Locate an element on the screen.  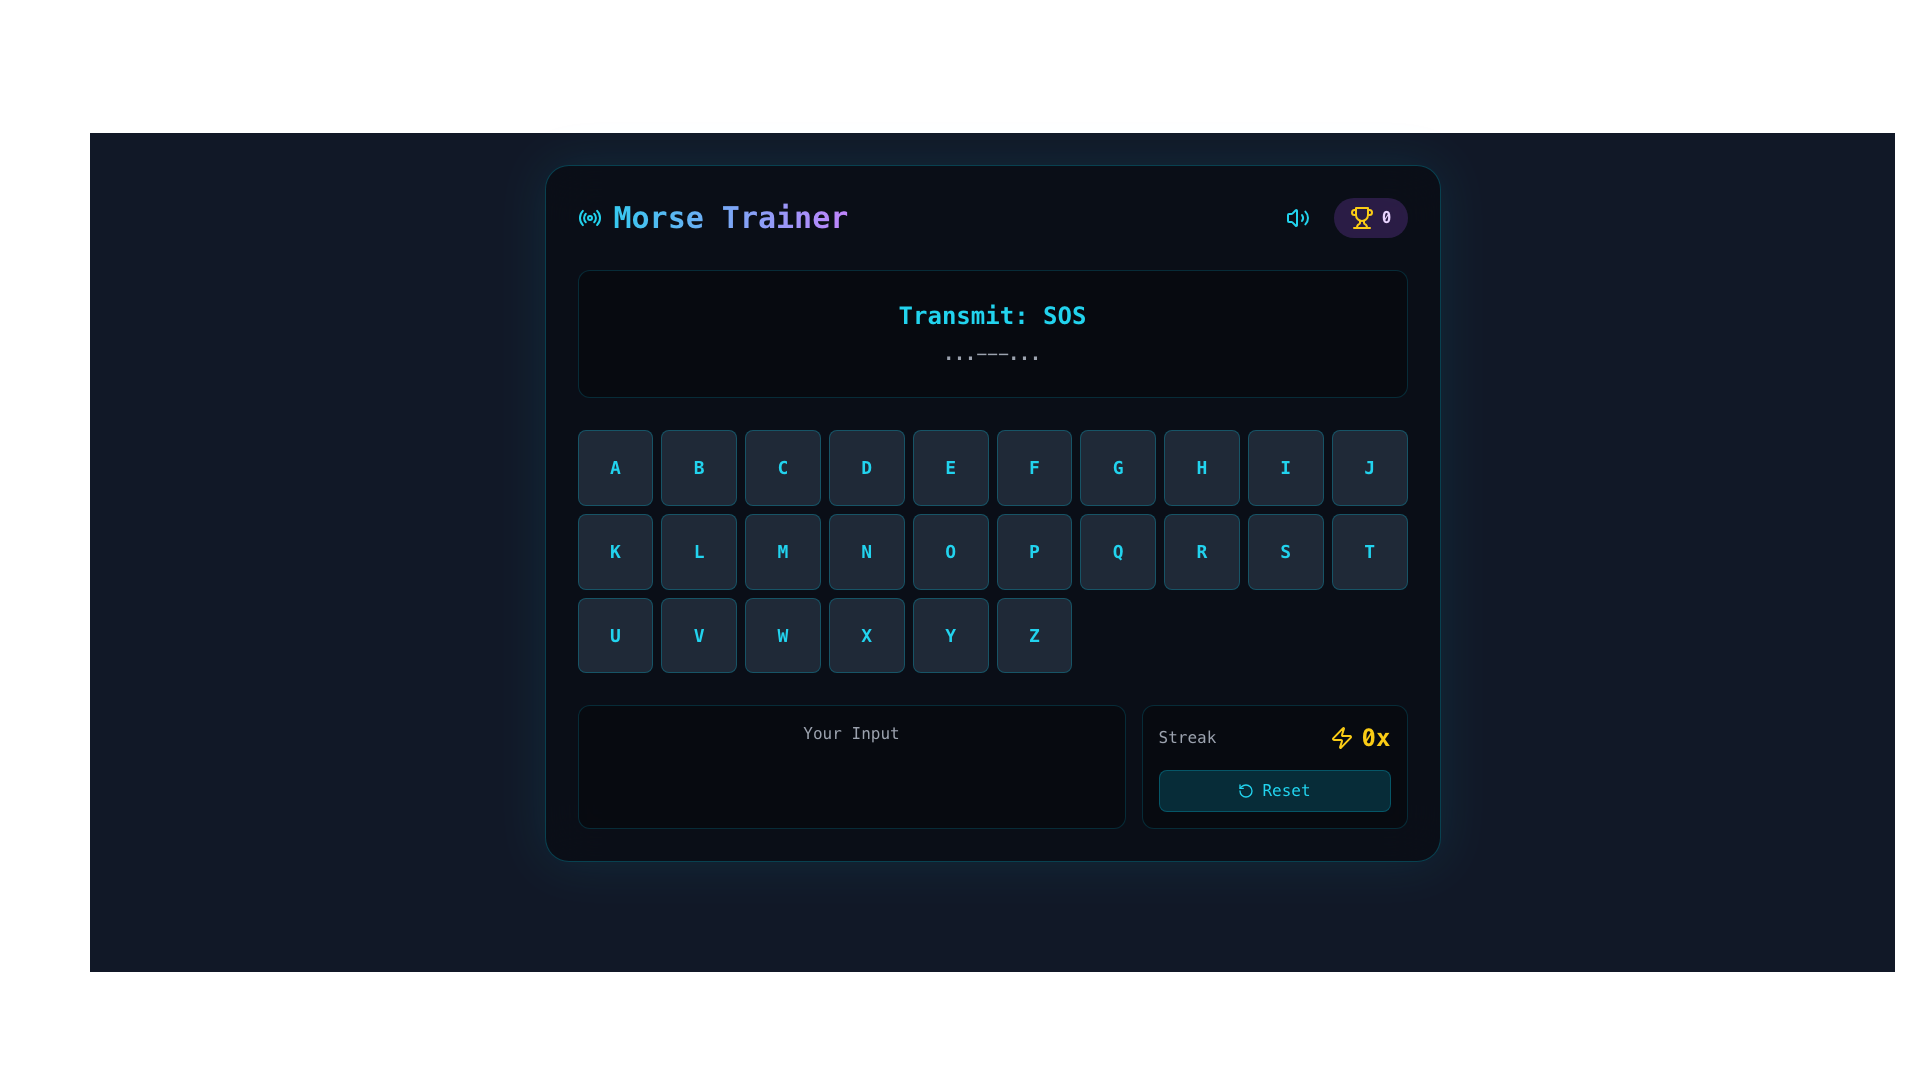
the button representing the letter 'P' located in the third row and sixth column of the grid layout to trigger the hover effect is located at coordinates (1034, 551).